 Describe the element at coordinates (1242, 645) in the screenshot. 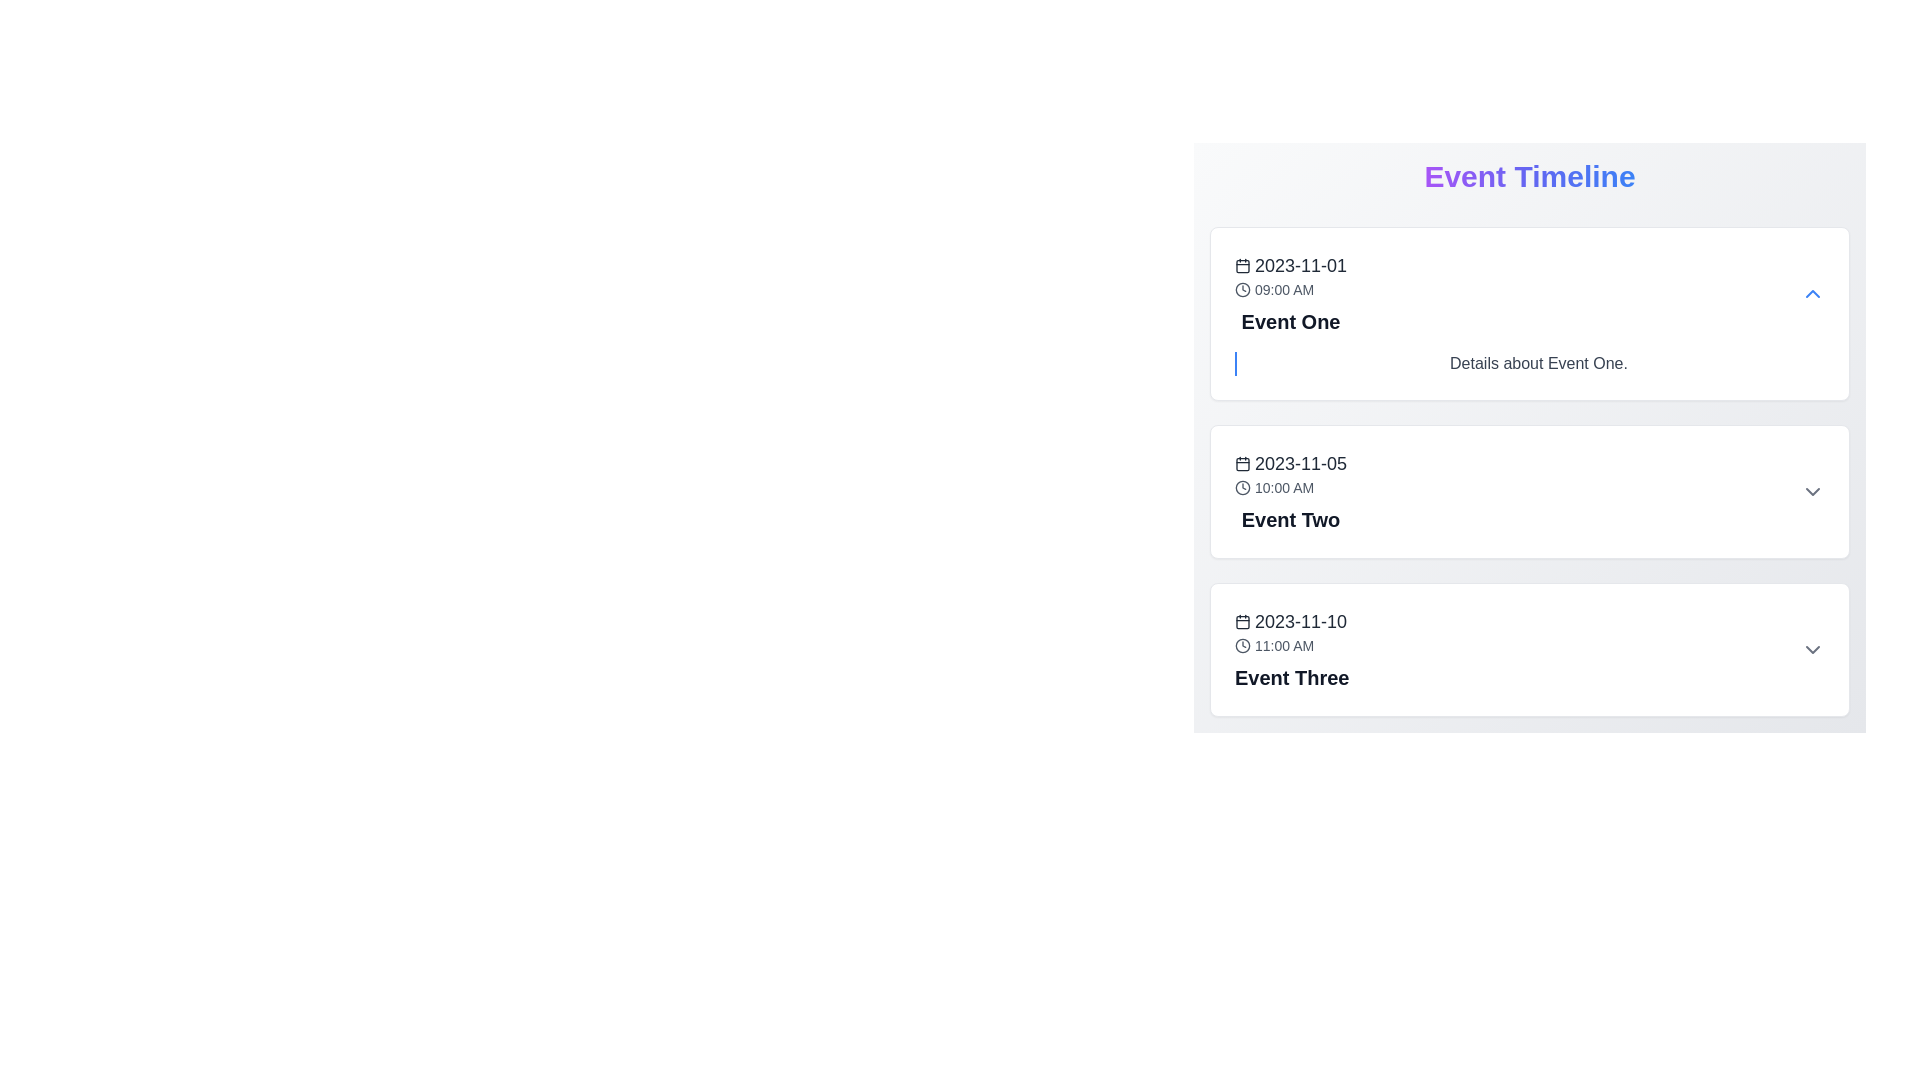

I see `the clock icon representing the time '11:00 AM' for 'Event Three', located to the left of the text '11:00 AM' in the timeline's date and time row` at that location.